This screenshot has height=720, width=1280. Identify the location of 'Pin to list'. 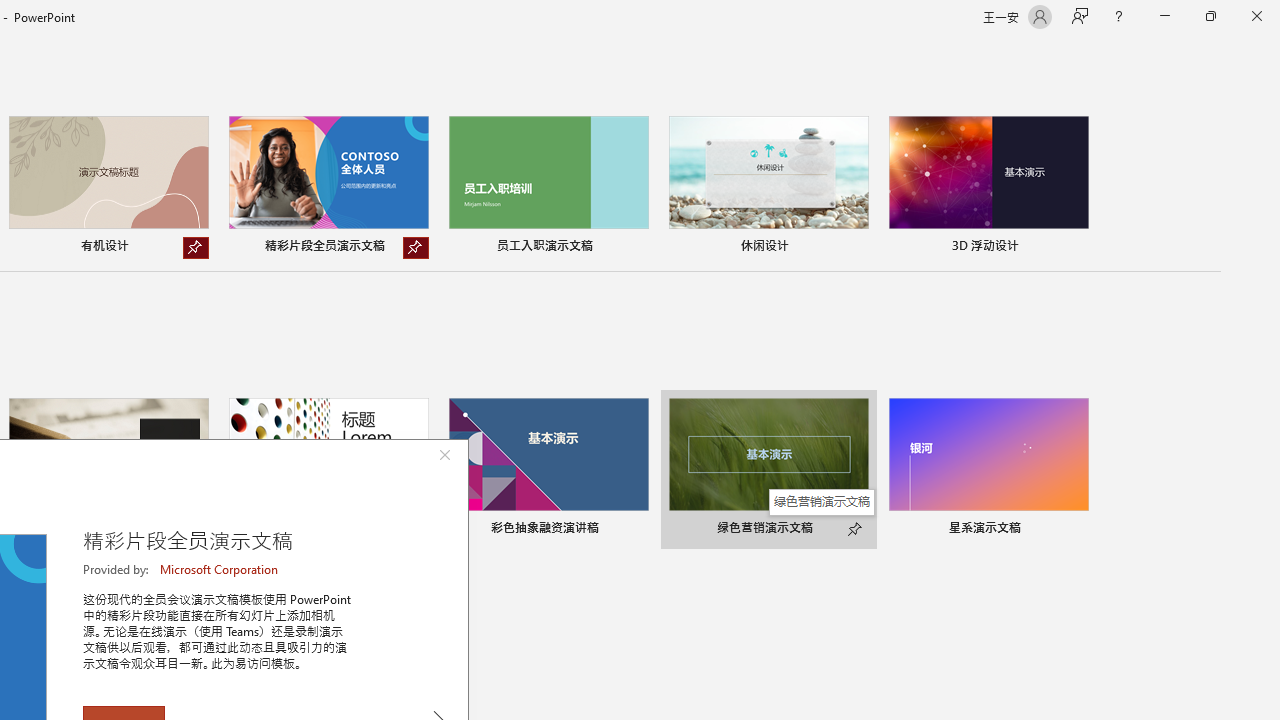
(1074, 528).